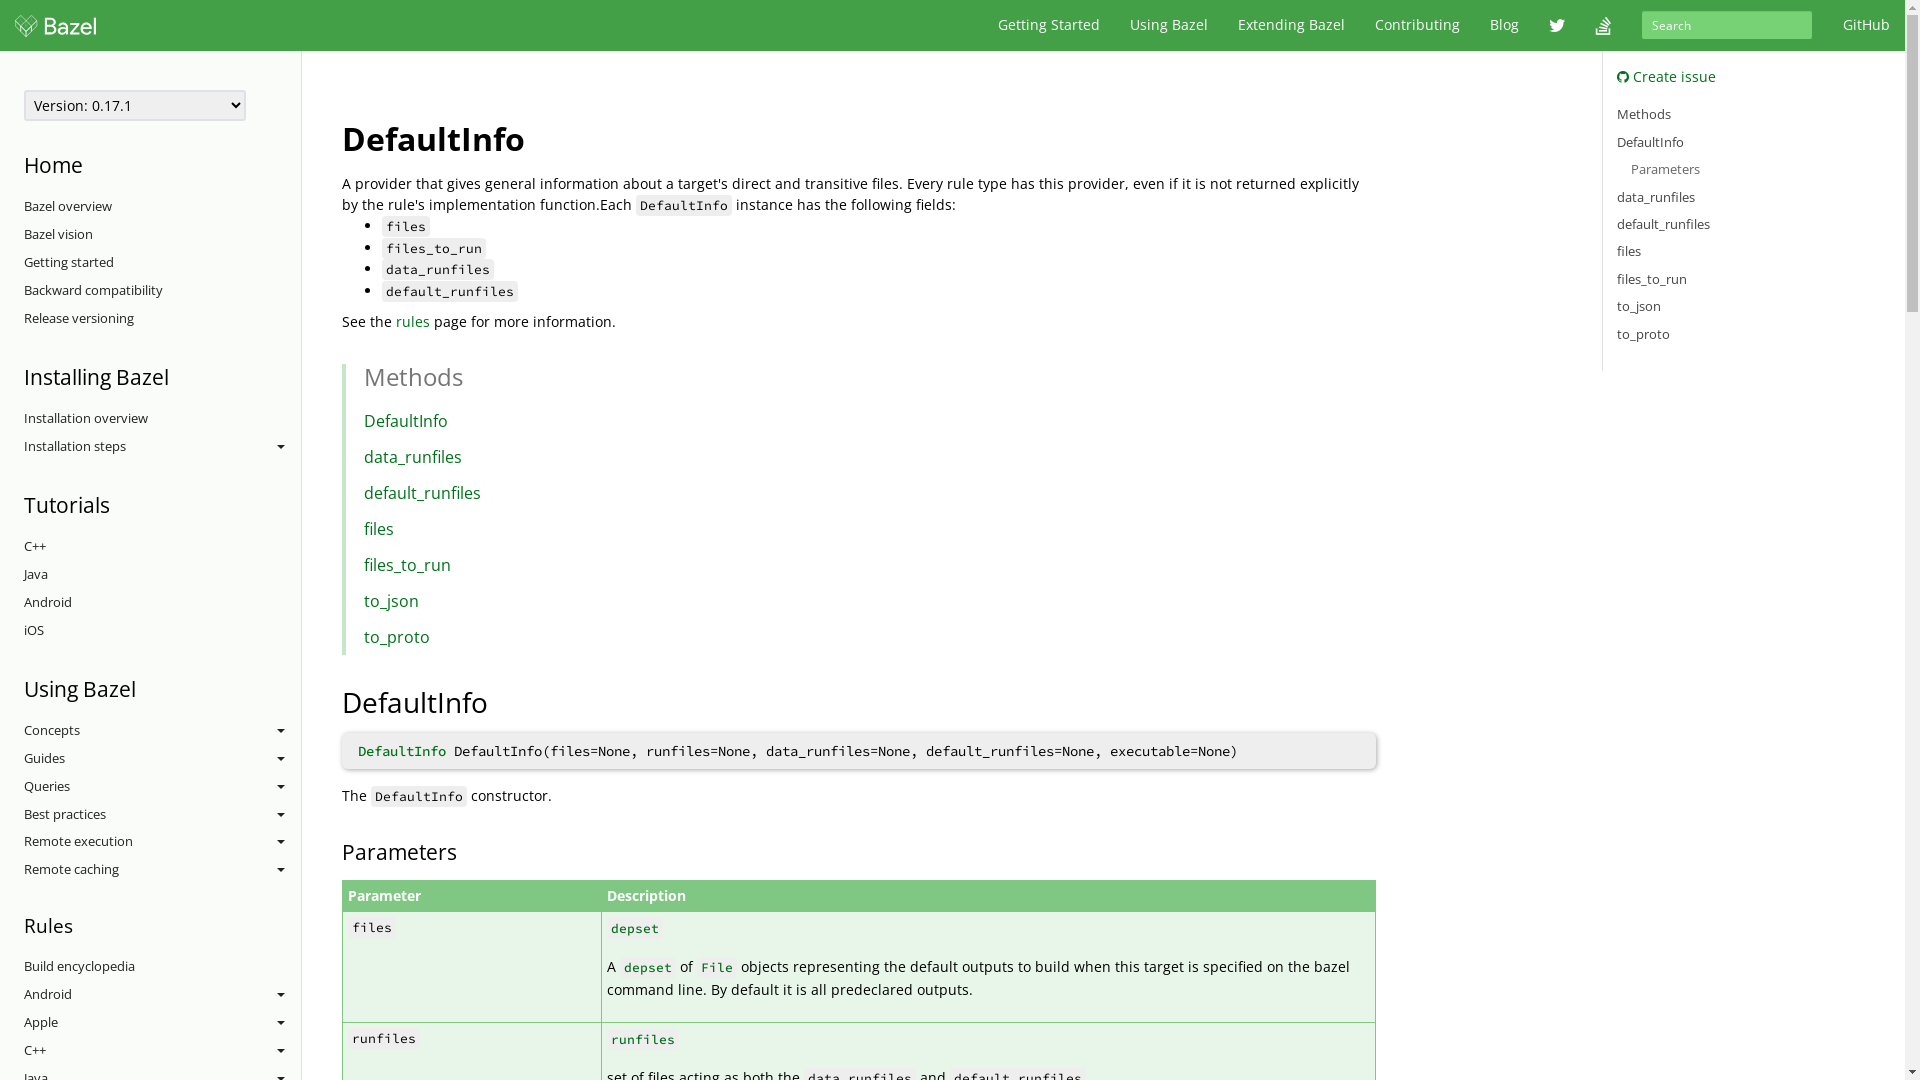 This screenshot has width=1920, height=1080. What do you see at coordinates (162, 234) in the screenshot?
I see `'Bazel vision'` at bounding box center [162, 234].